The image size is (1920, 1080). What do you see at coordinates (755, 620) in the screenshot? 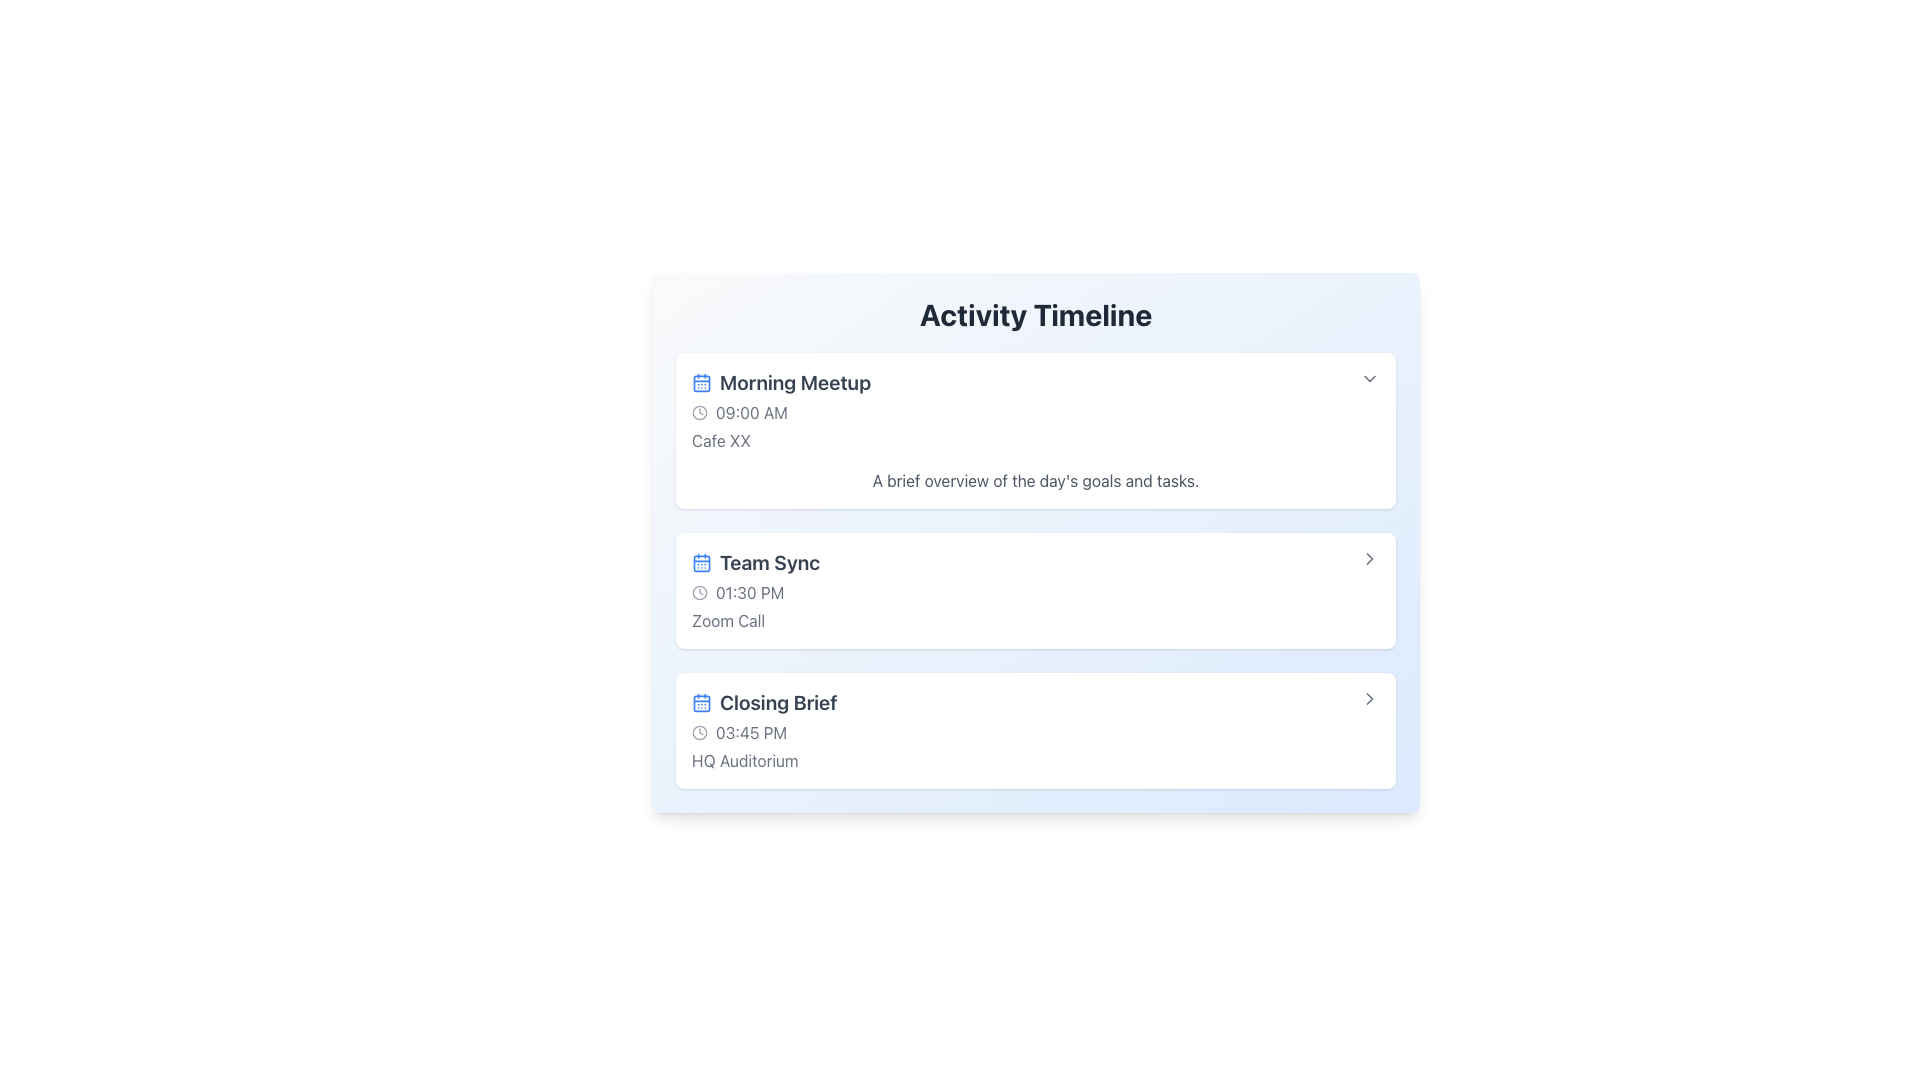
I see `the 'Zoom Call' text label displayed in gray, located in the 'Team Sync' section, below the time indicator '01:30 PM'` at bounding box center [755, 620].